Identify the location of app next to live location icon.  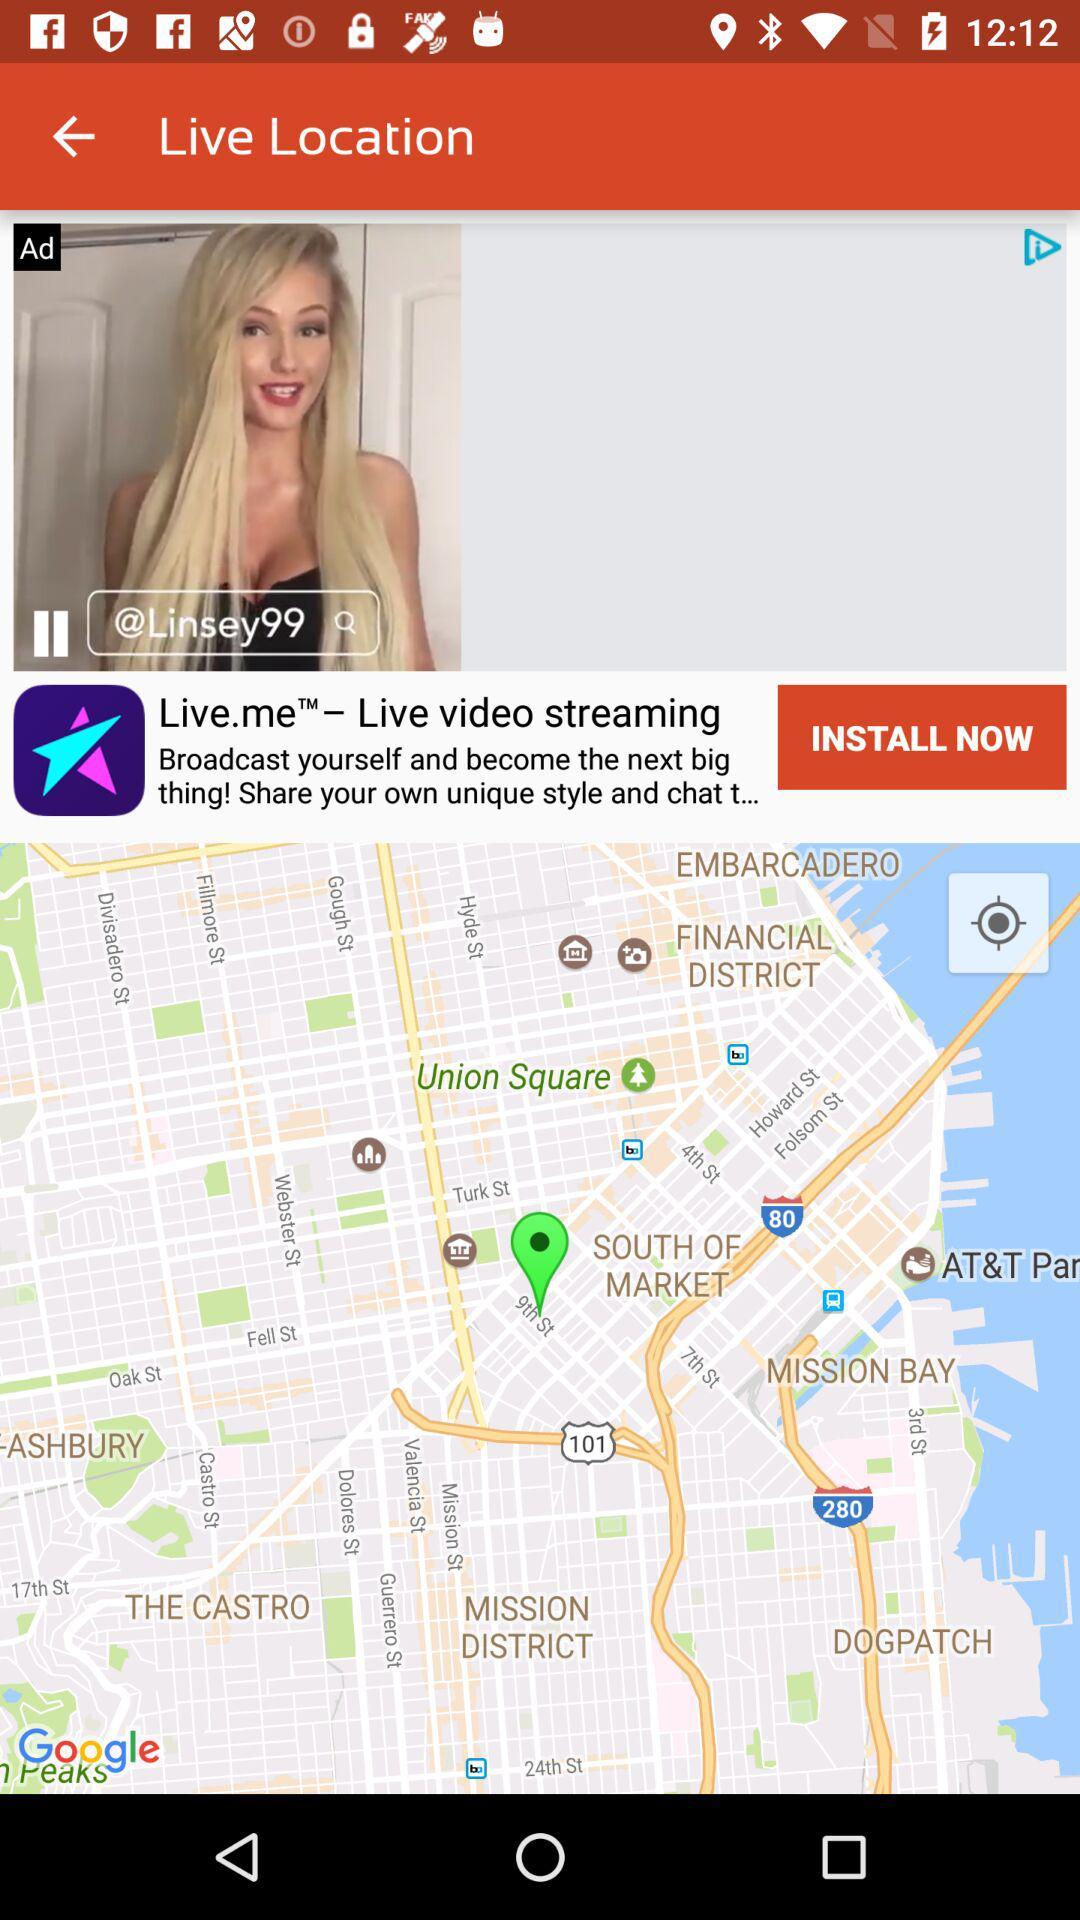
(72, 135).